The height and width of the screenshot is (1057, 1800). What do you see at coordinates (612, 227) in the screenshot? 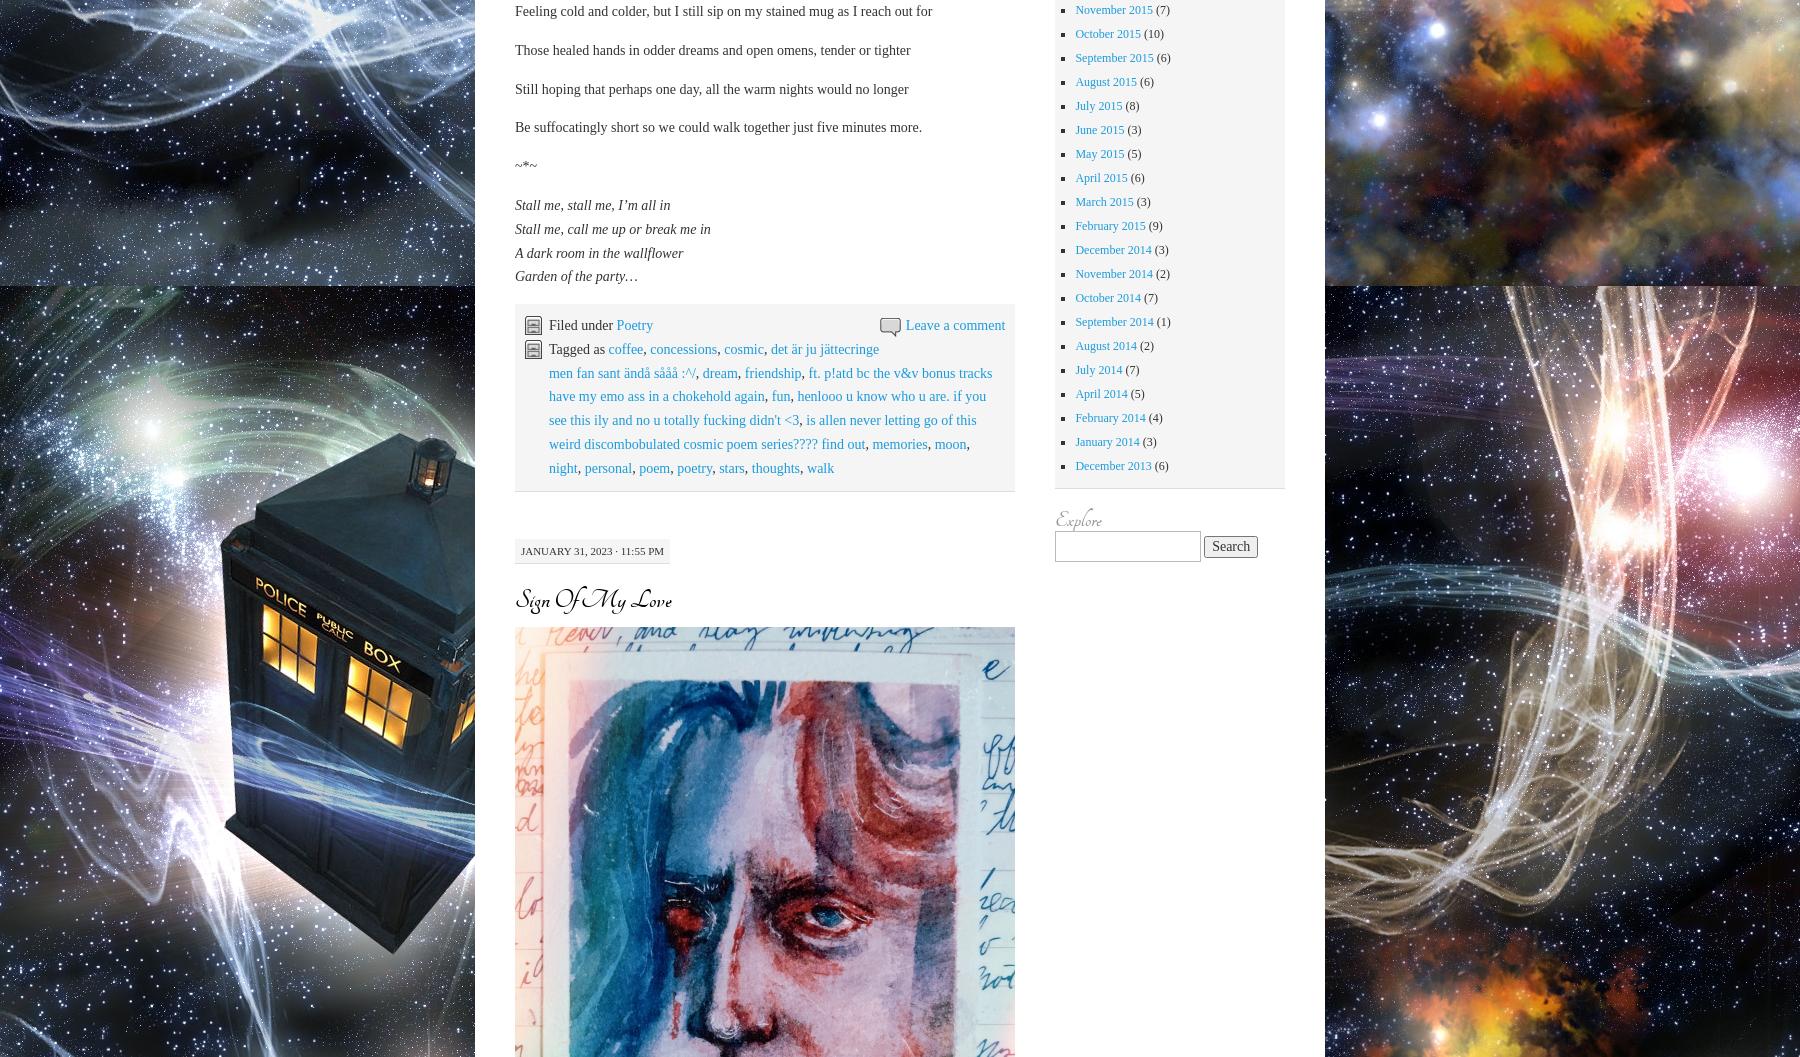
I see `'Stall me, call me up or break me in'` at bounding box center [612, 227].